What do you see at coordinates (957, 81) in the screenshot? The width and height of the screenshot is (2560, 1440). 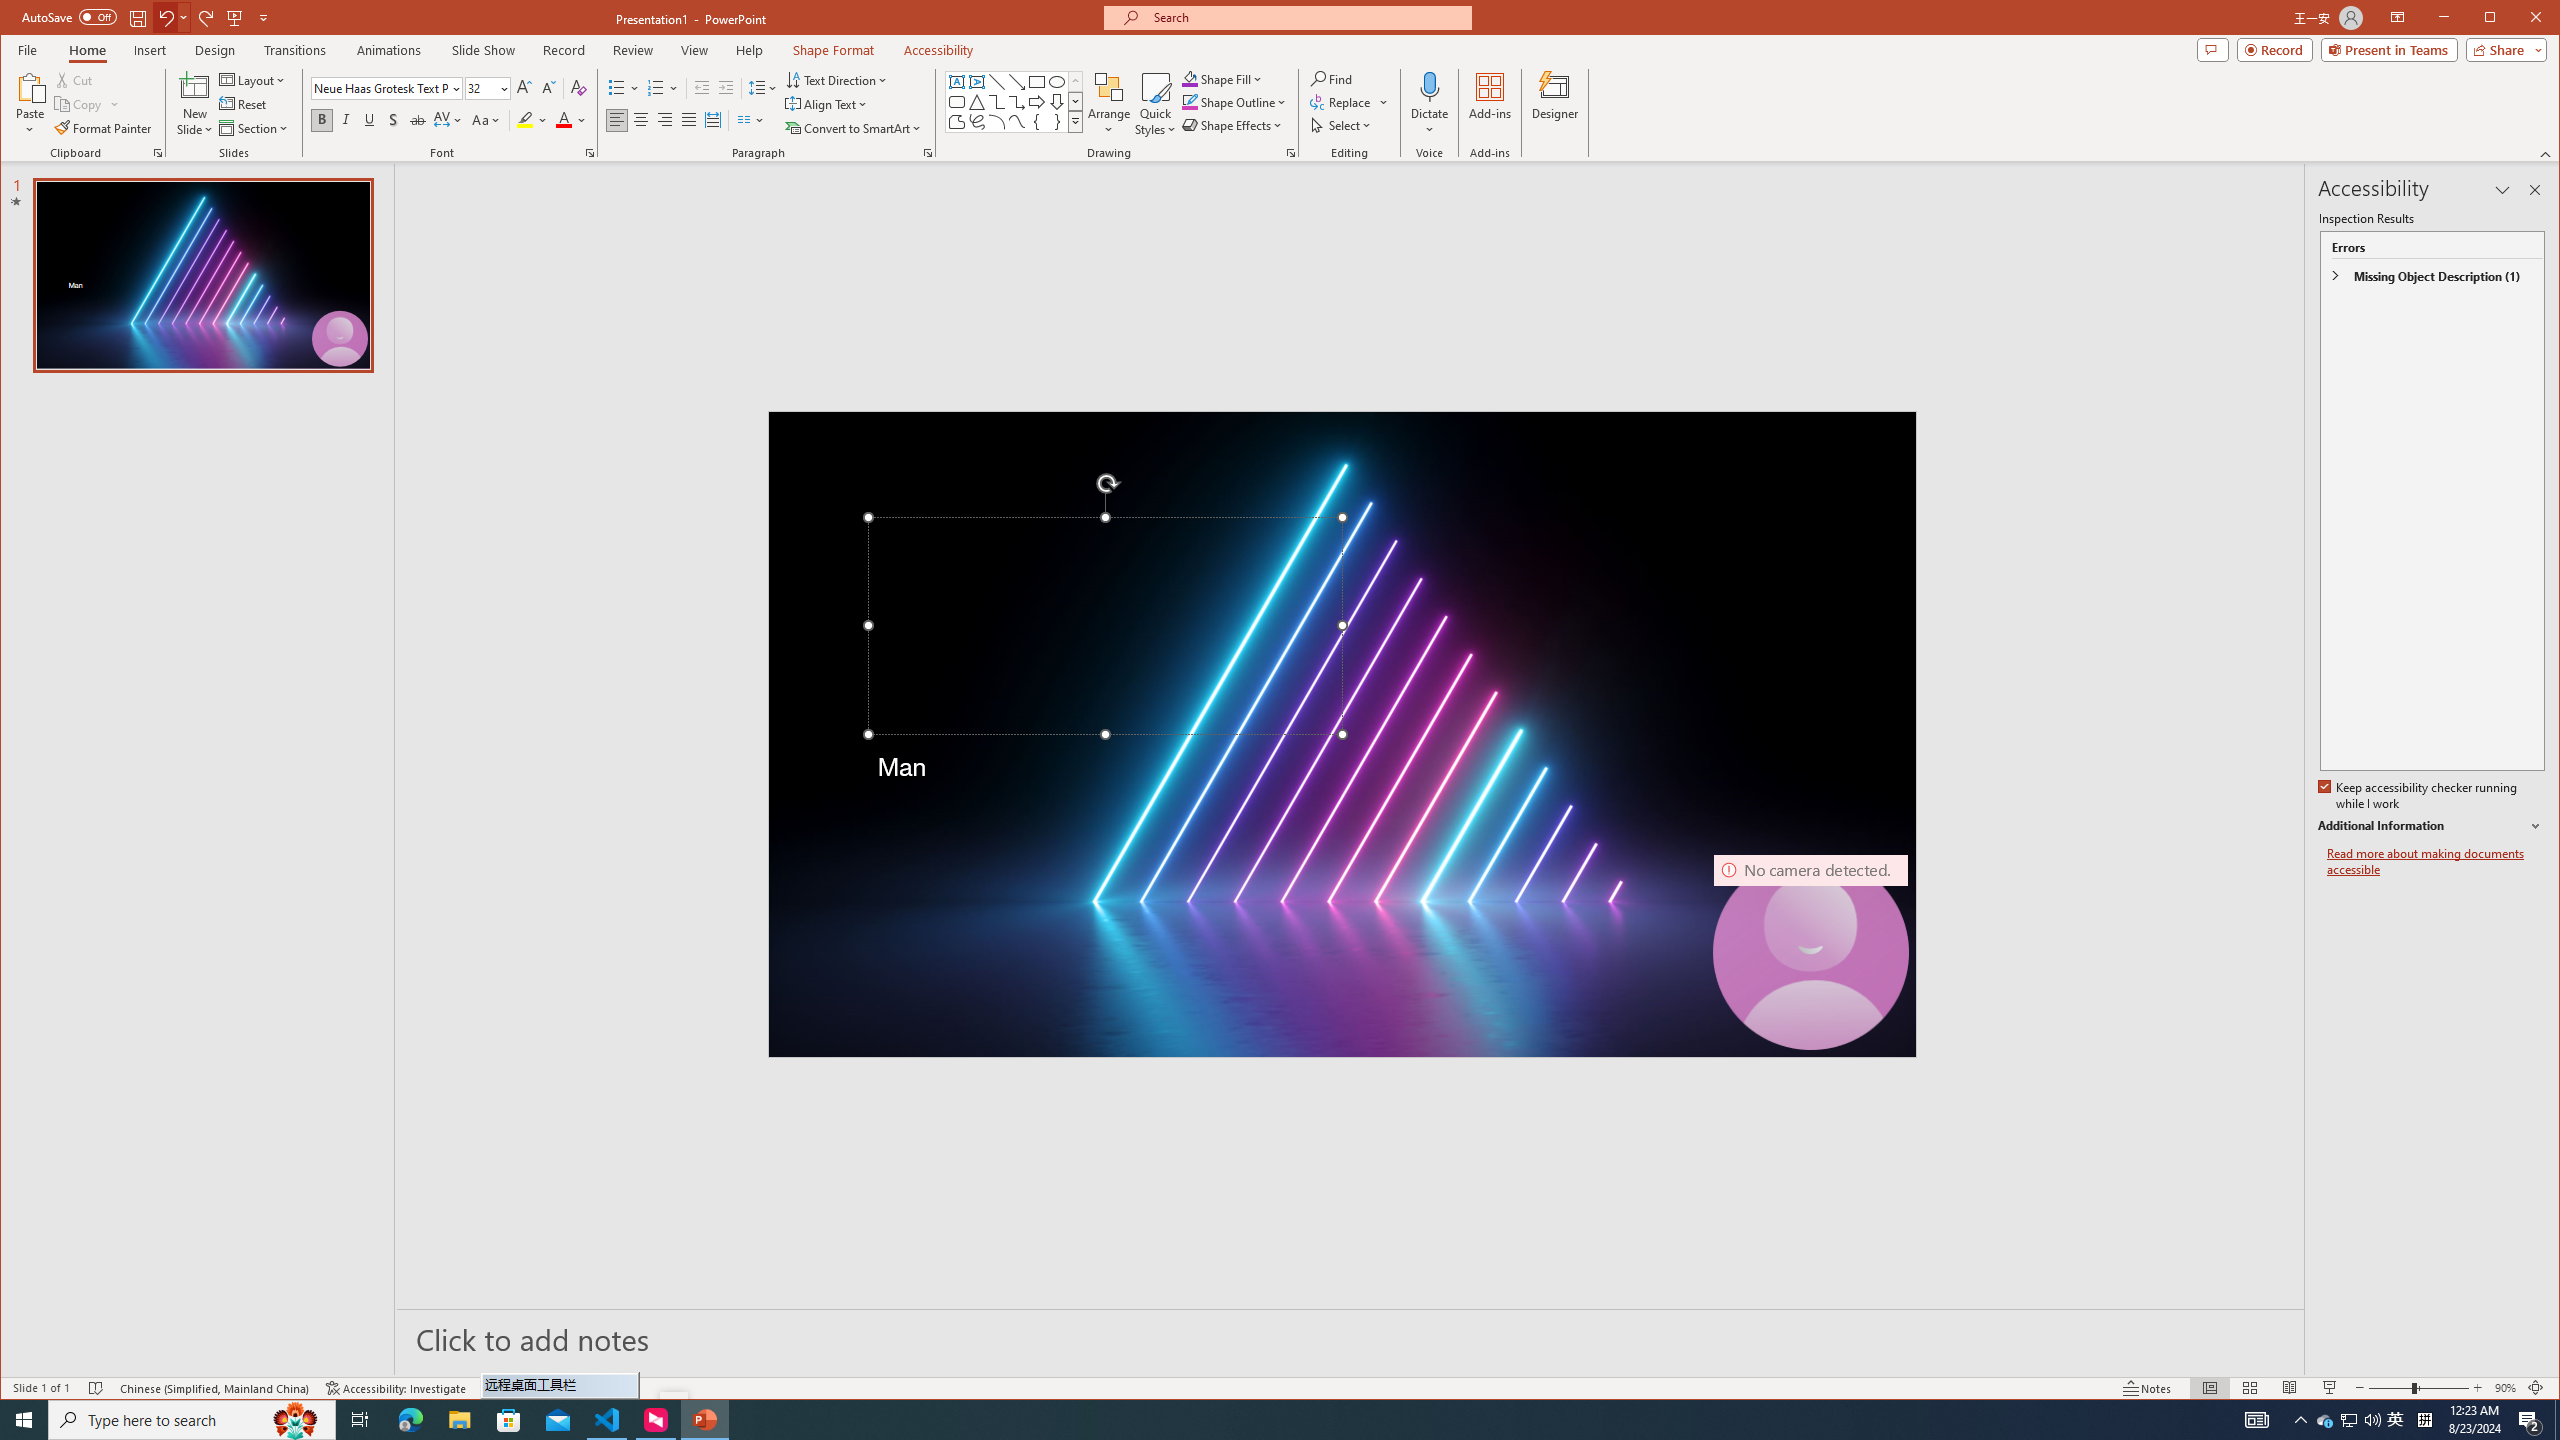 I see `'Text Box'` at bounding box center [957, 81].